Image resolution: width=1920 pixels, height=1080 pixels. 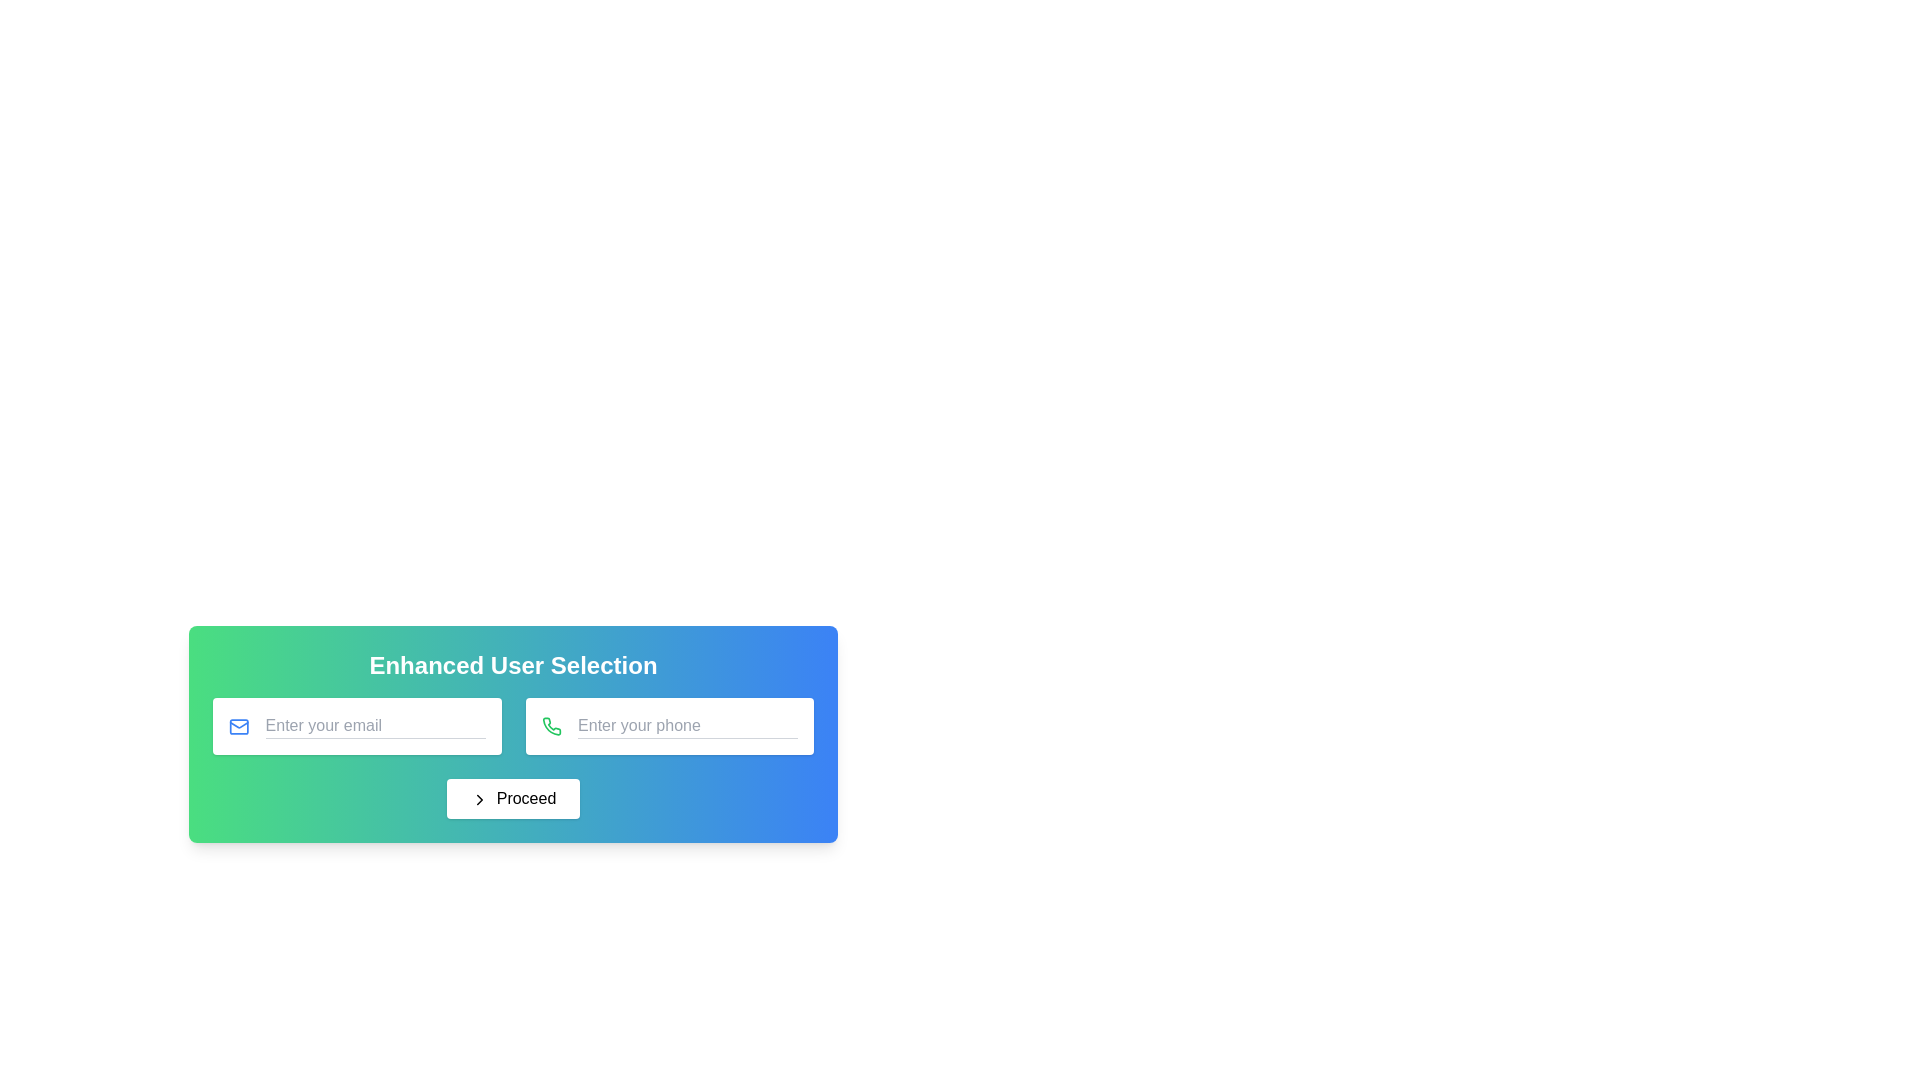 I want to click on the action trigger button located at the bottom-central section of the interface to observe the color change, so click(x=513, y=797).